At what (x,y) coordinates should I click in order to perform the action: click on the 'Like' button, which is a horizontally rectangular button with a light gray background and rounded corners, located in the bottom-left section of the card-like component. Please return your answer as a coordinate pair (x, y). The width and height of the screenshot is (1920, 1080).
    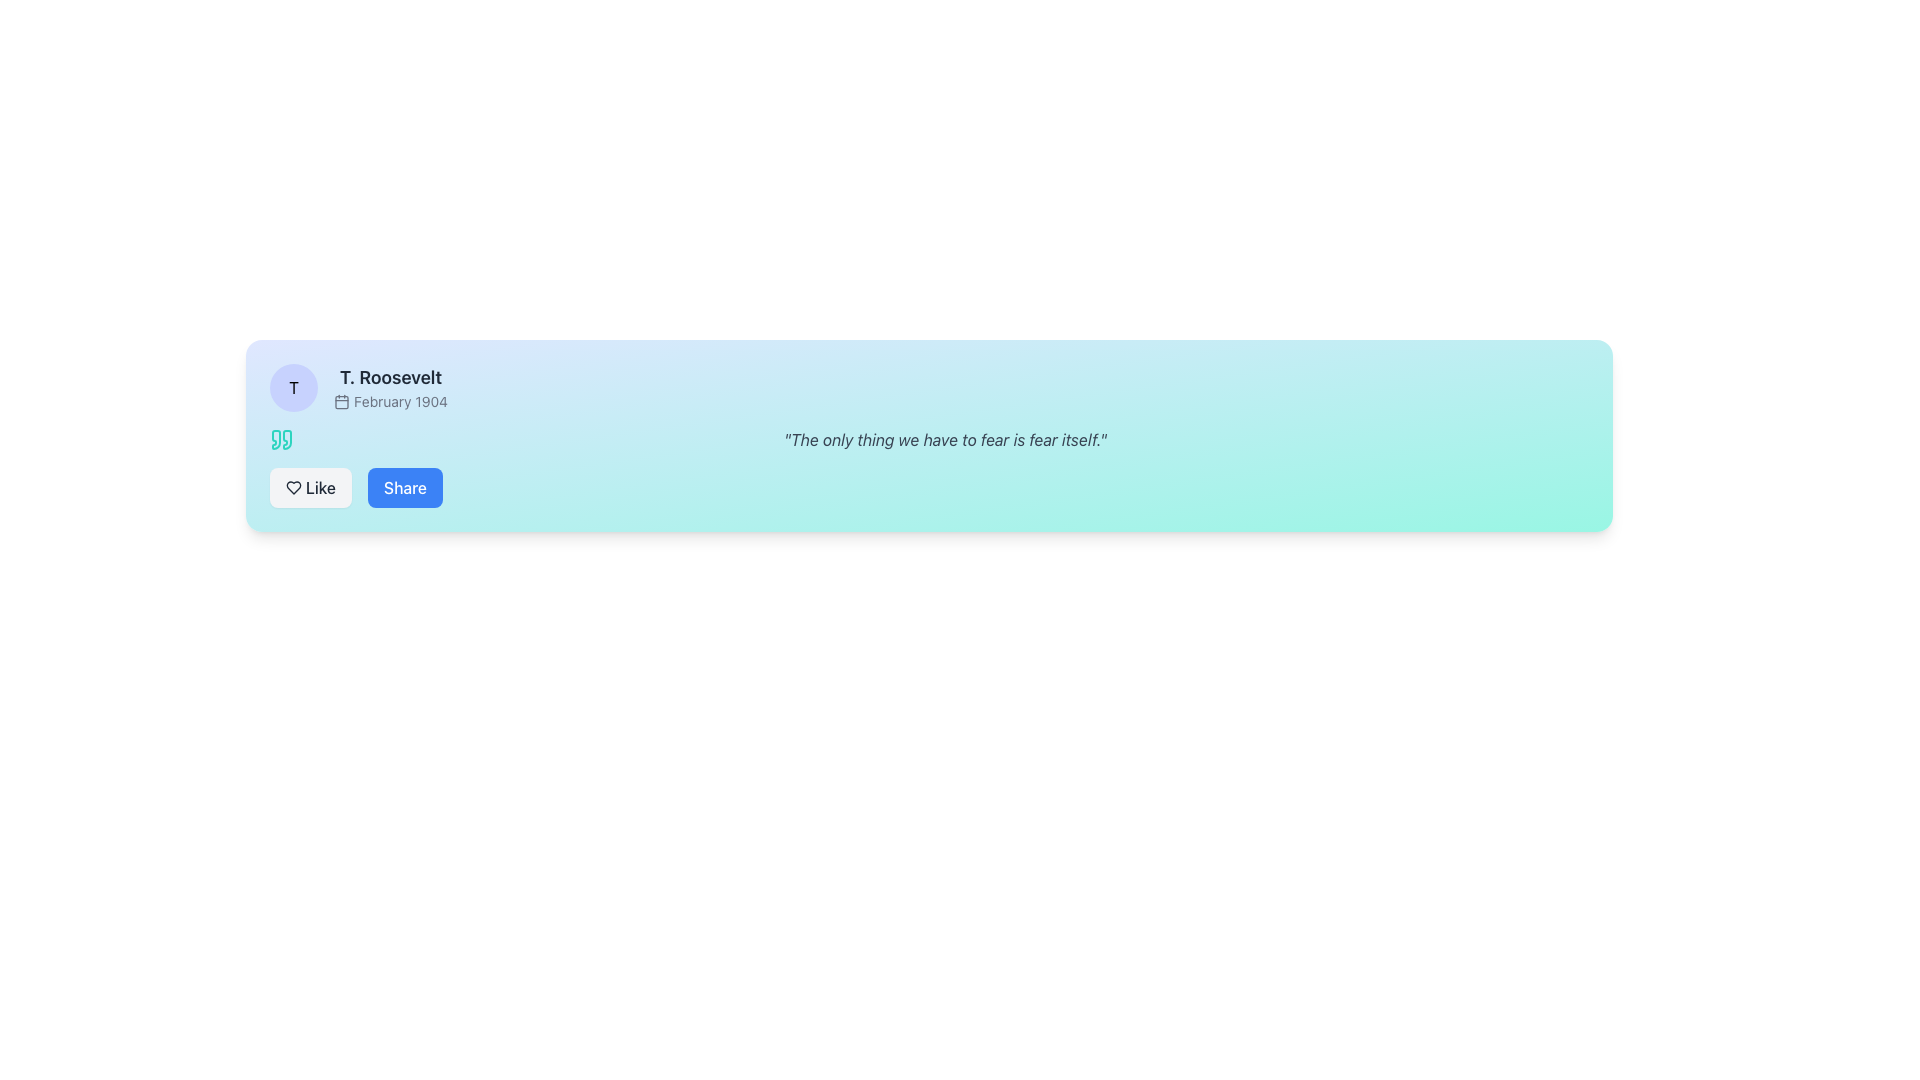
    Looking at the image, I should click on (310, 488).